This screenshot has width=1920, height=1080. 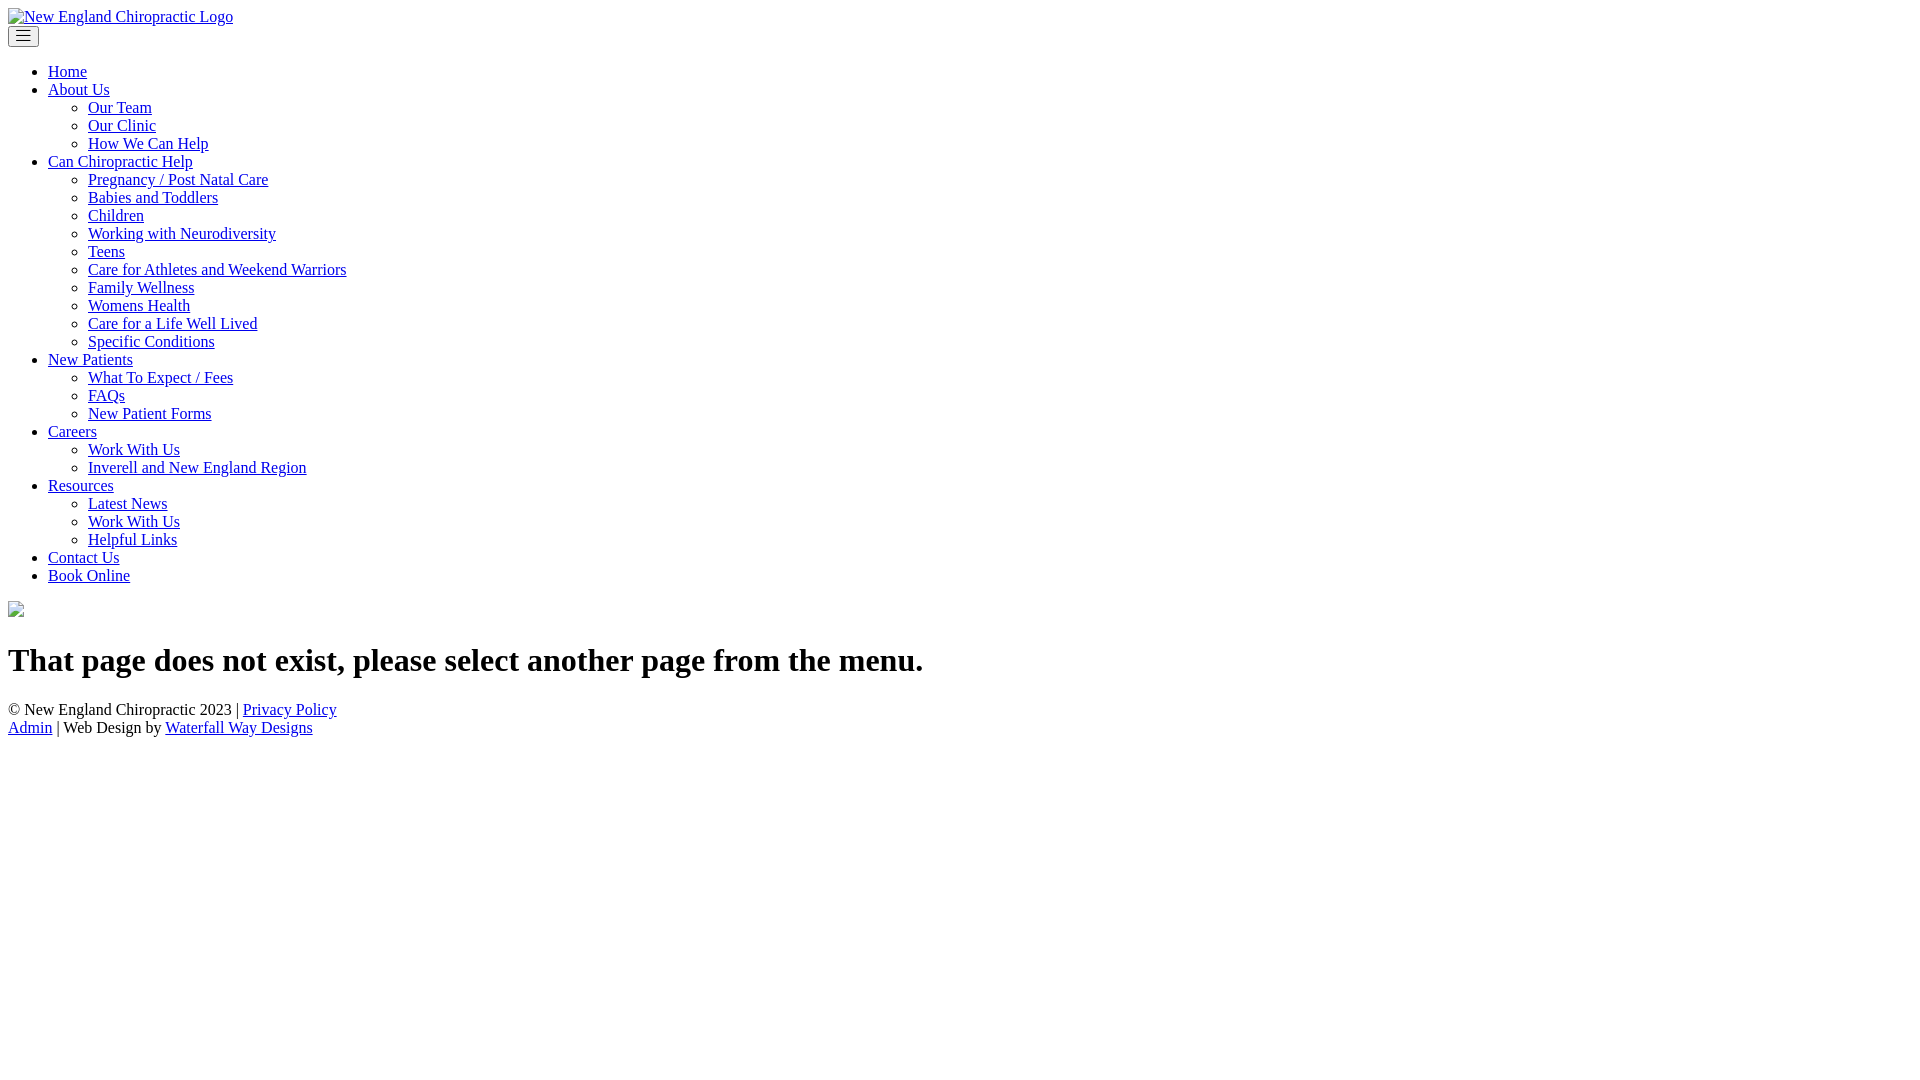 I want to click on 'Home', so click(x=67, y=70).